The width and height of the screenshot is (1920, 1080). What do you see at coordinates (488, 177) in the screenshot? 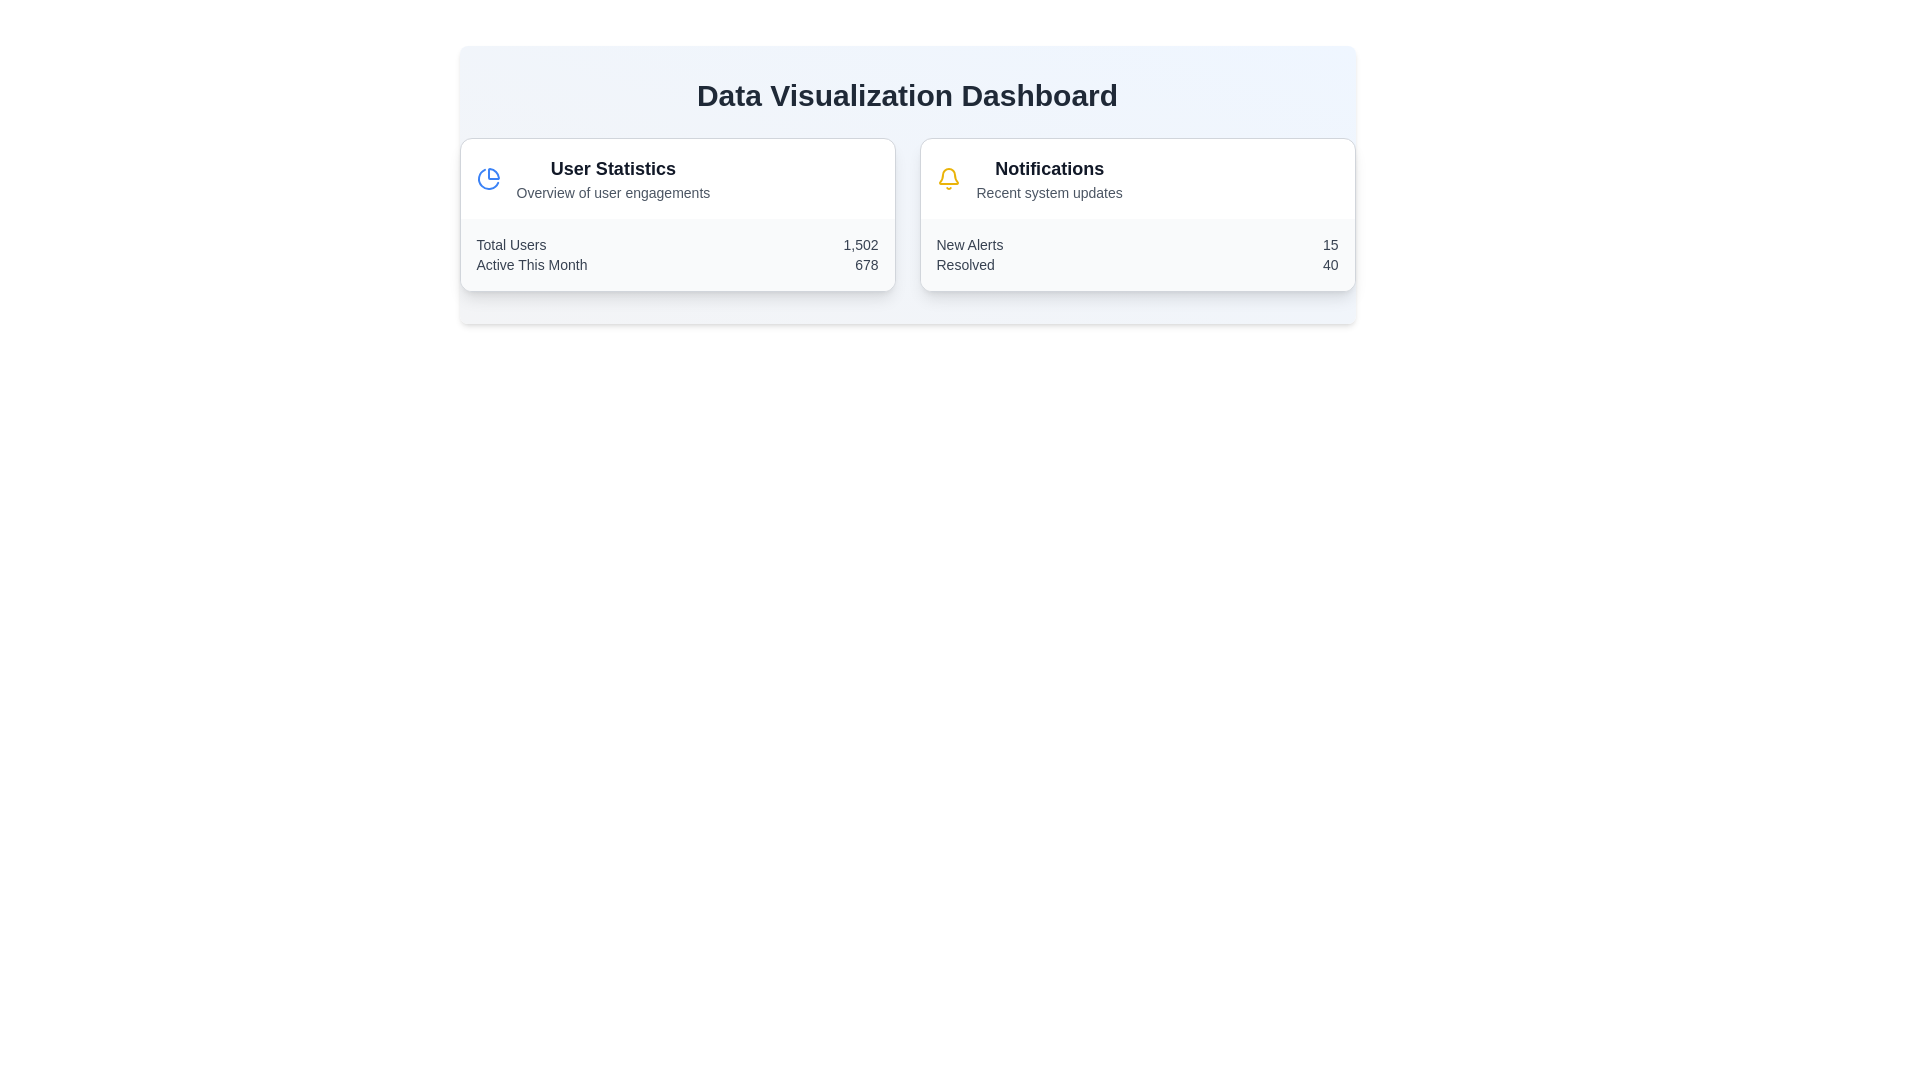
I see `the icon for User Statistics to trigger its functionality` at bounding box center [488, 177].